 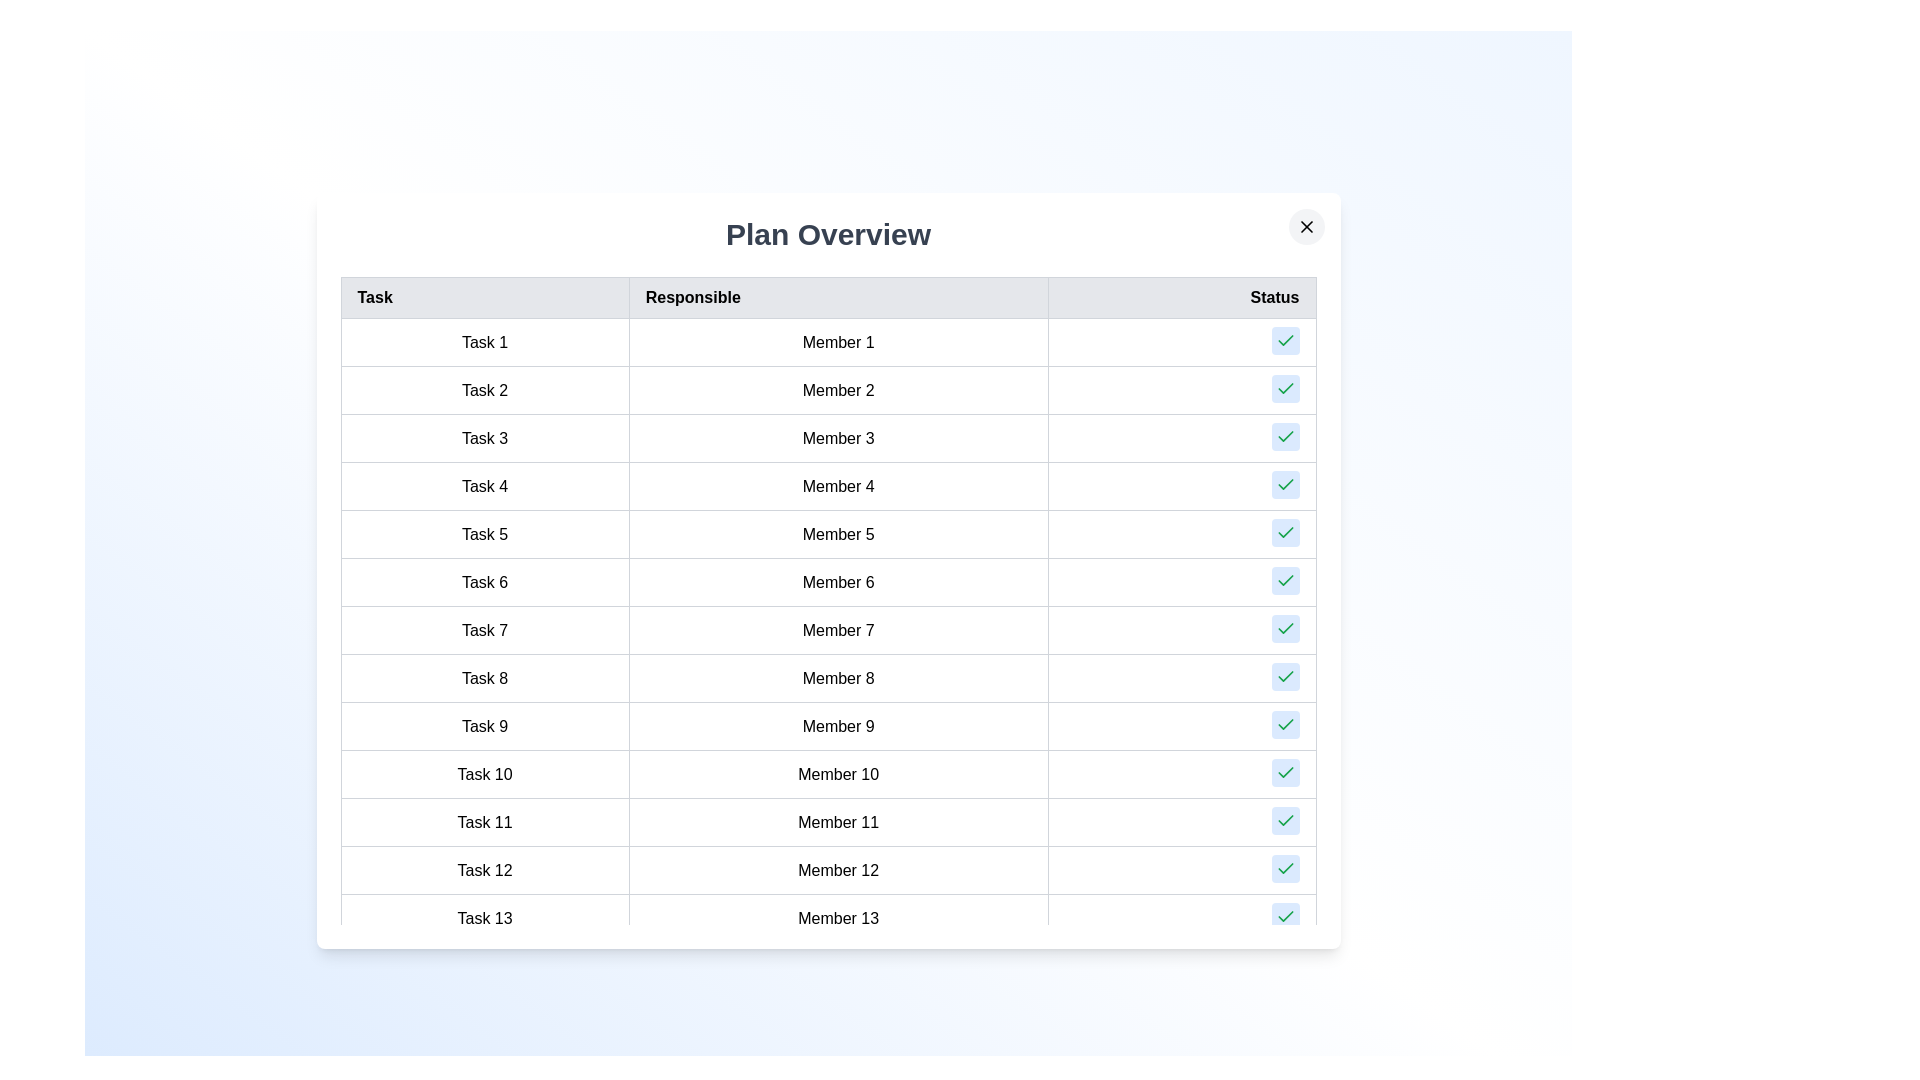 What do you see at coordinates (1285, 725) in the screenshot?
I see `the 'Check' button for task 9 to mark it as completed` at bounding box center [1285, 725].